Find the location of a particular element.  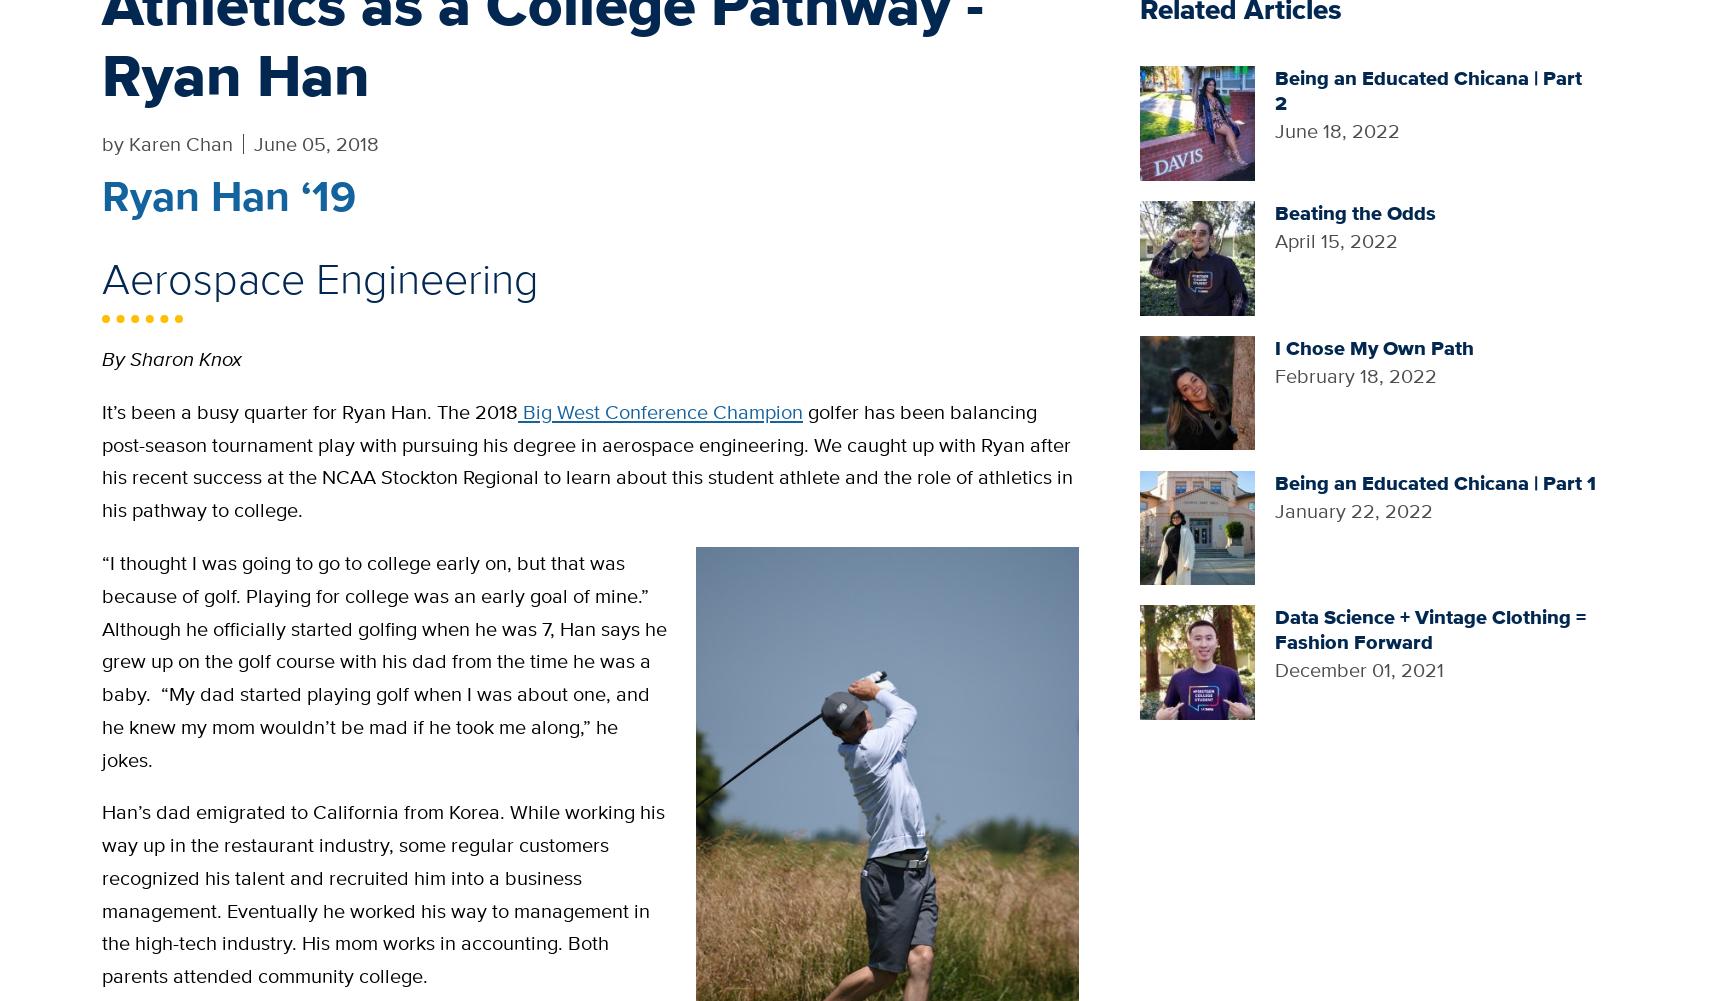

'June 05, 2018' is located at coordinates (254, 141).